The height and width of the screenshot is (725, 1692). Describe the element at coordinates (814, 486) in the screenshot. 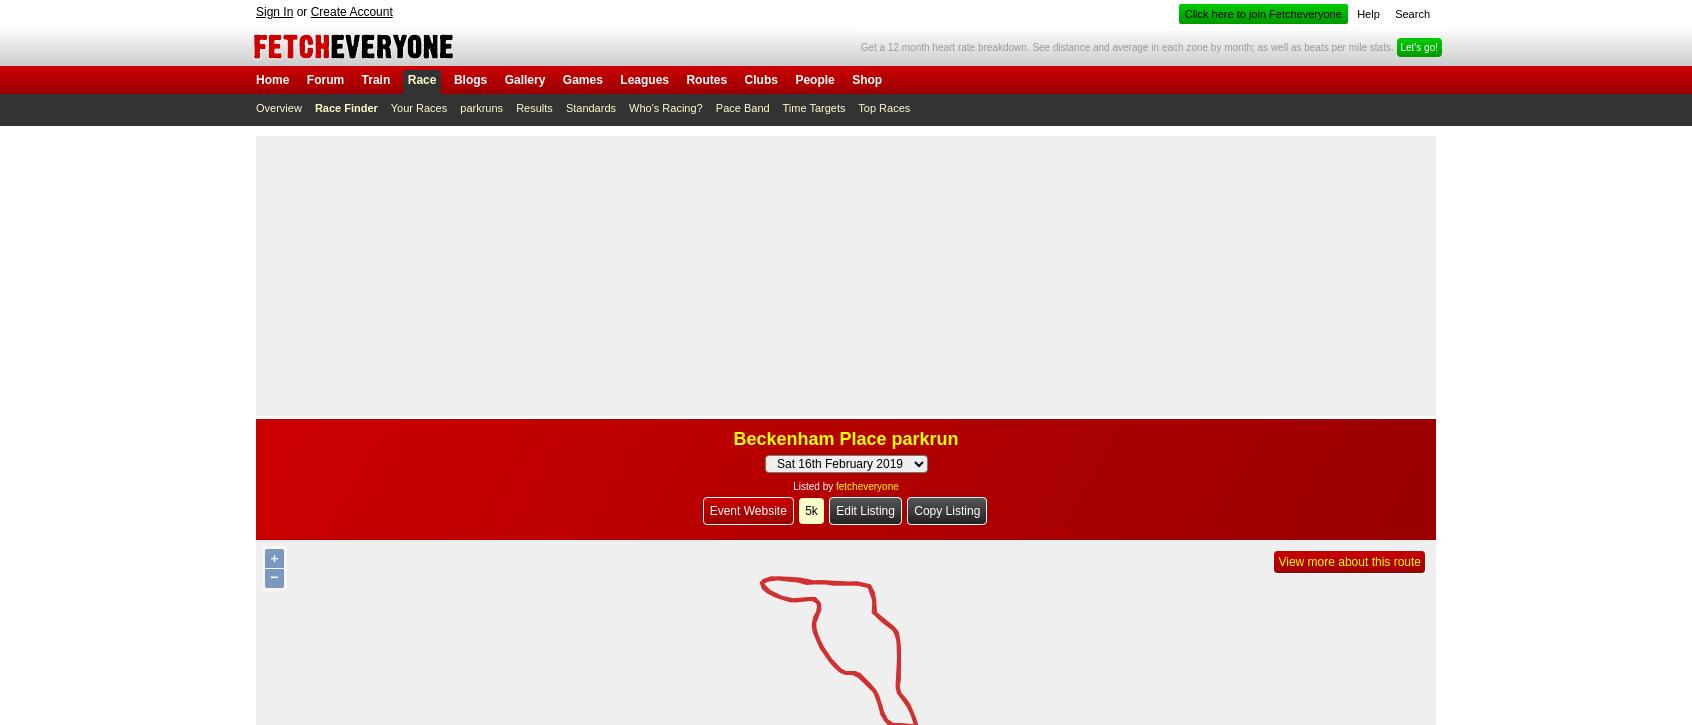

I see `'Listed by'` at that location.